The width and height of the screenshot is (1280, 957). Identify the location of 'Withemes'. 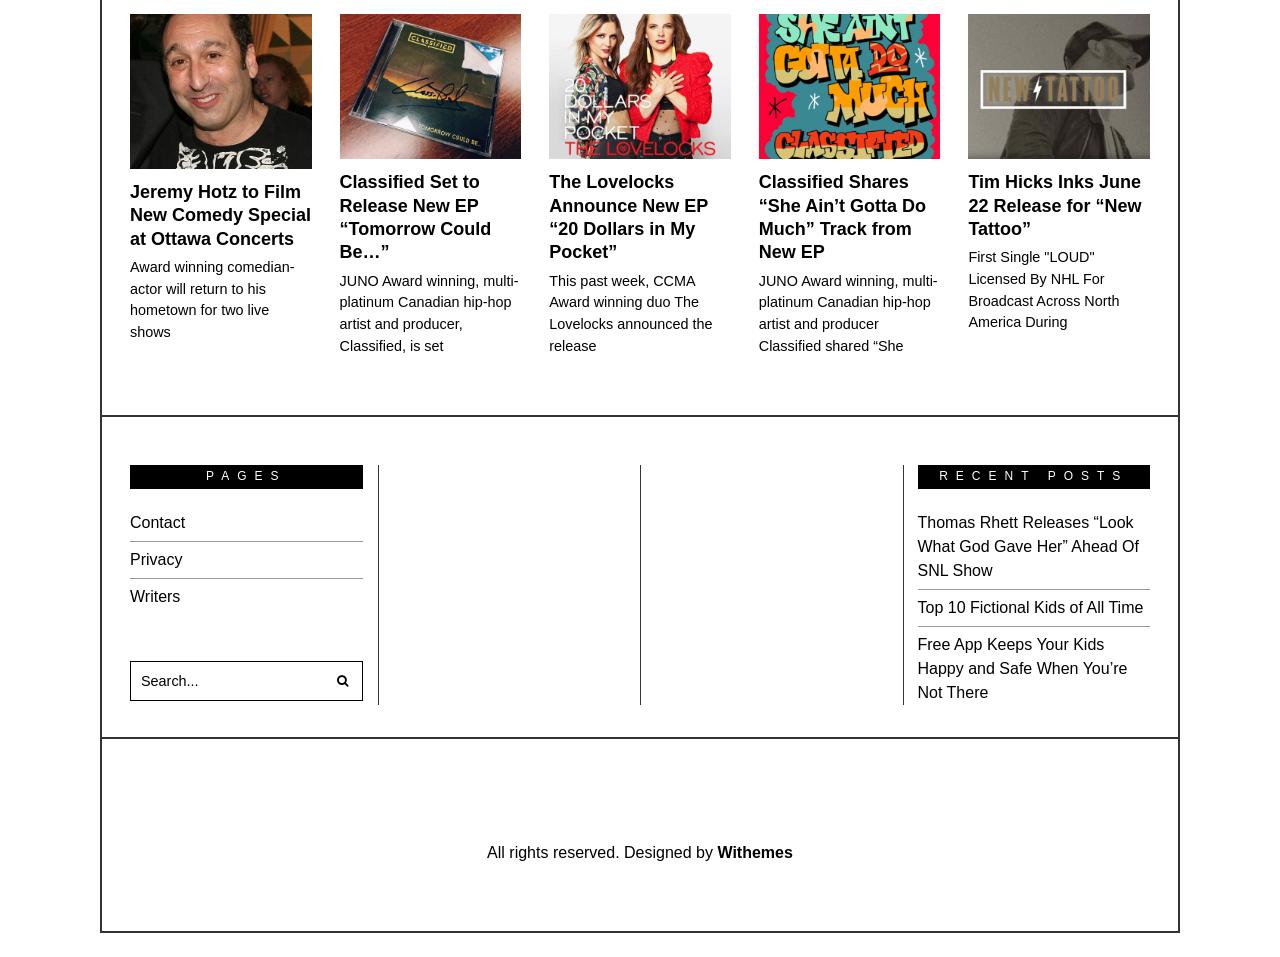
(753, 850).